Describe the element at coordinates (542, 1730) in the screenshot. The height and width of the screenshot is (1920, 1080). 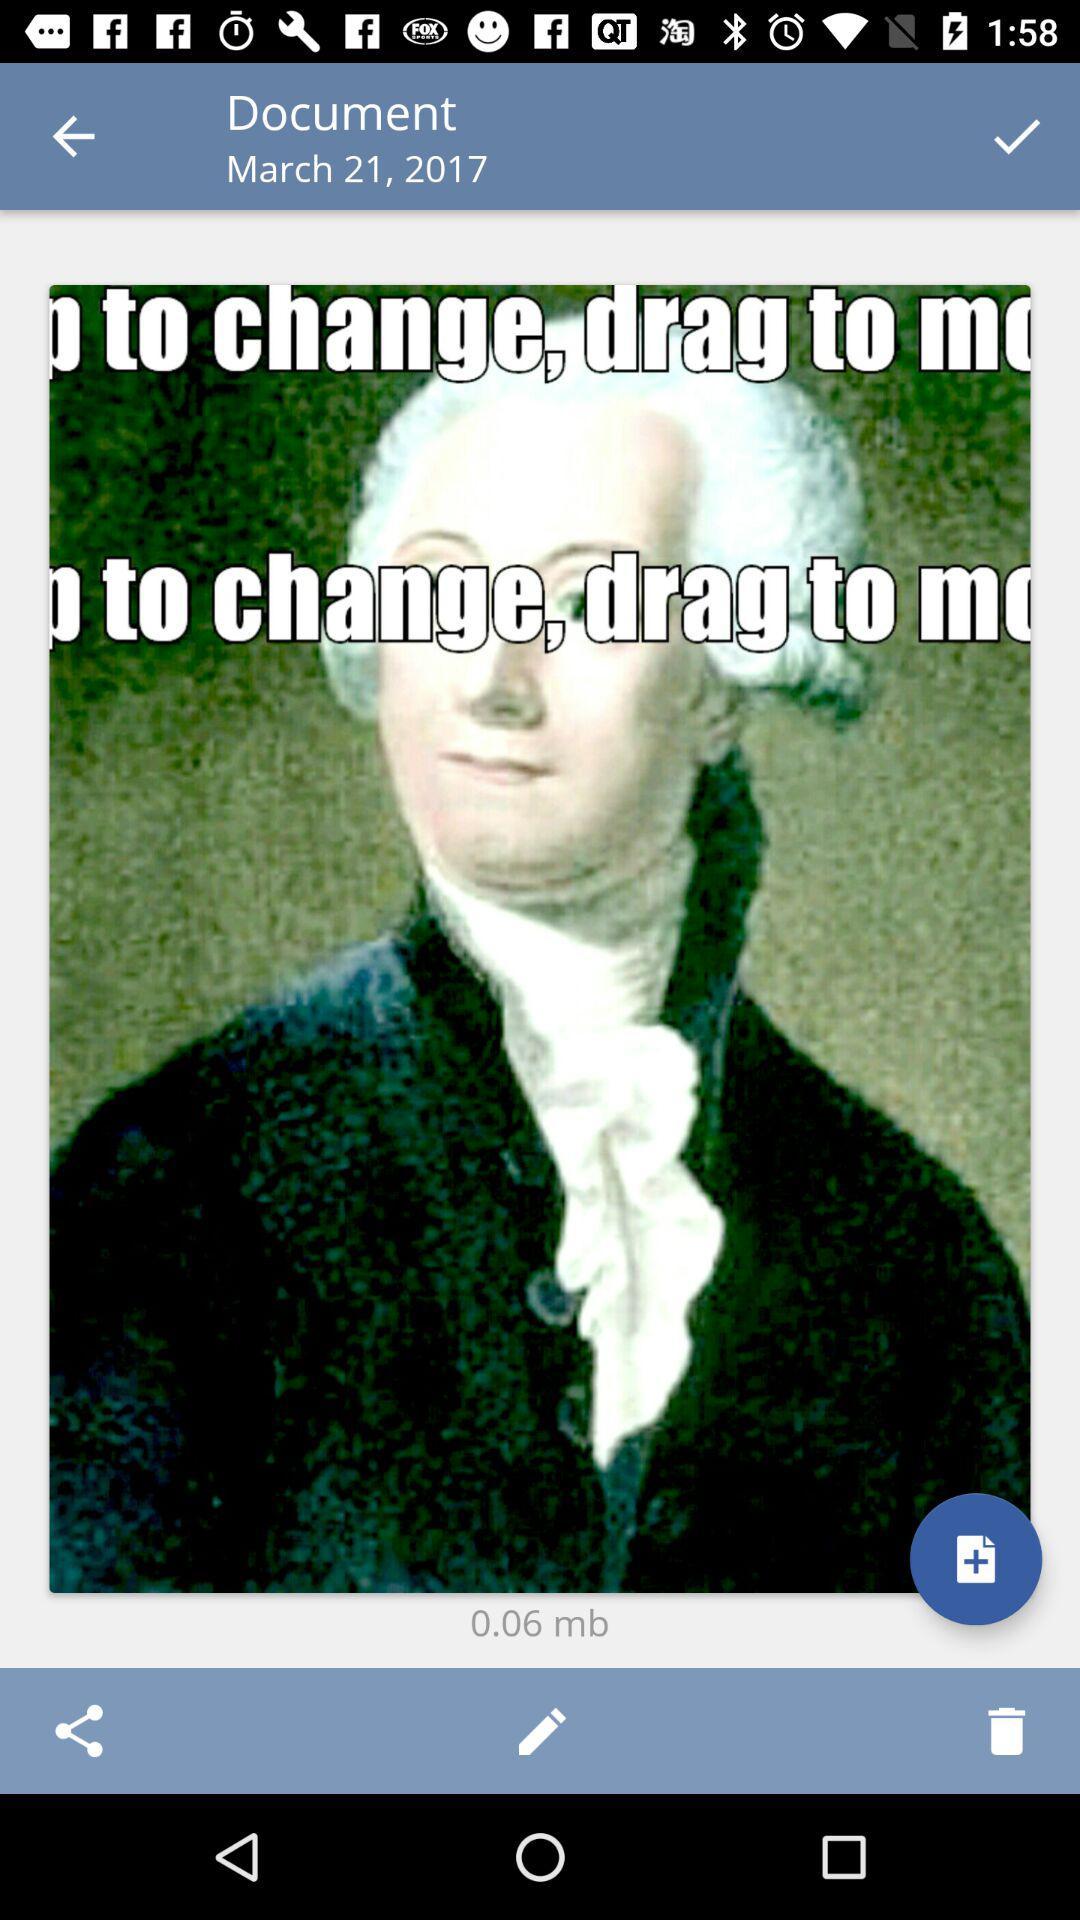
I see `item below the 0.06 mb item` at that location.